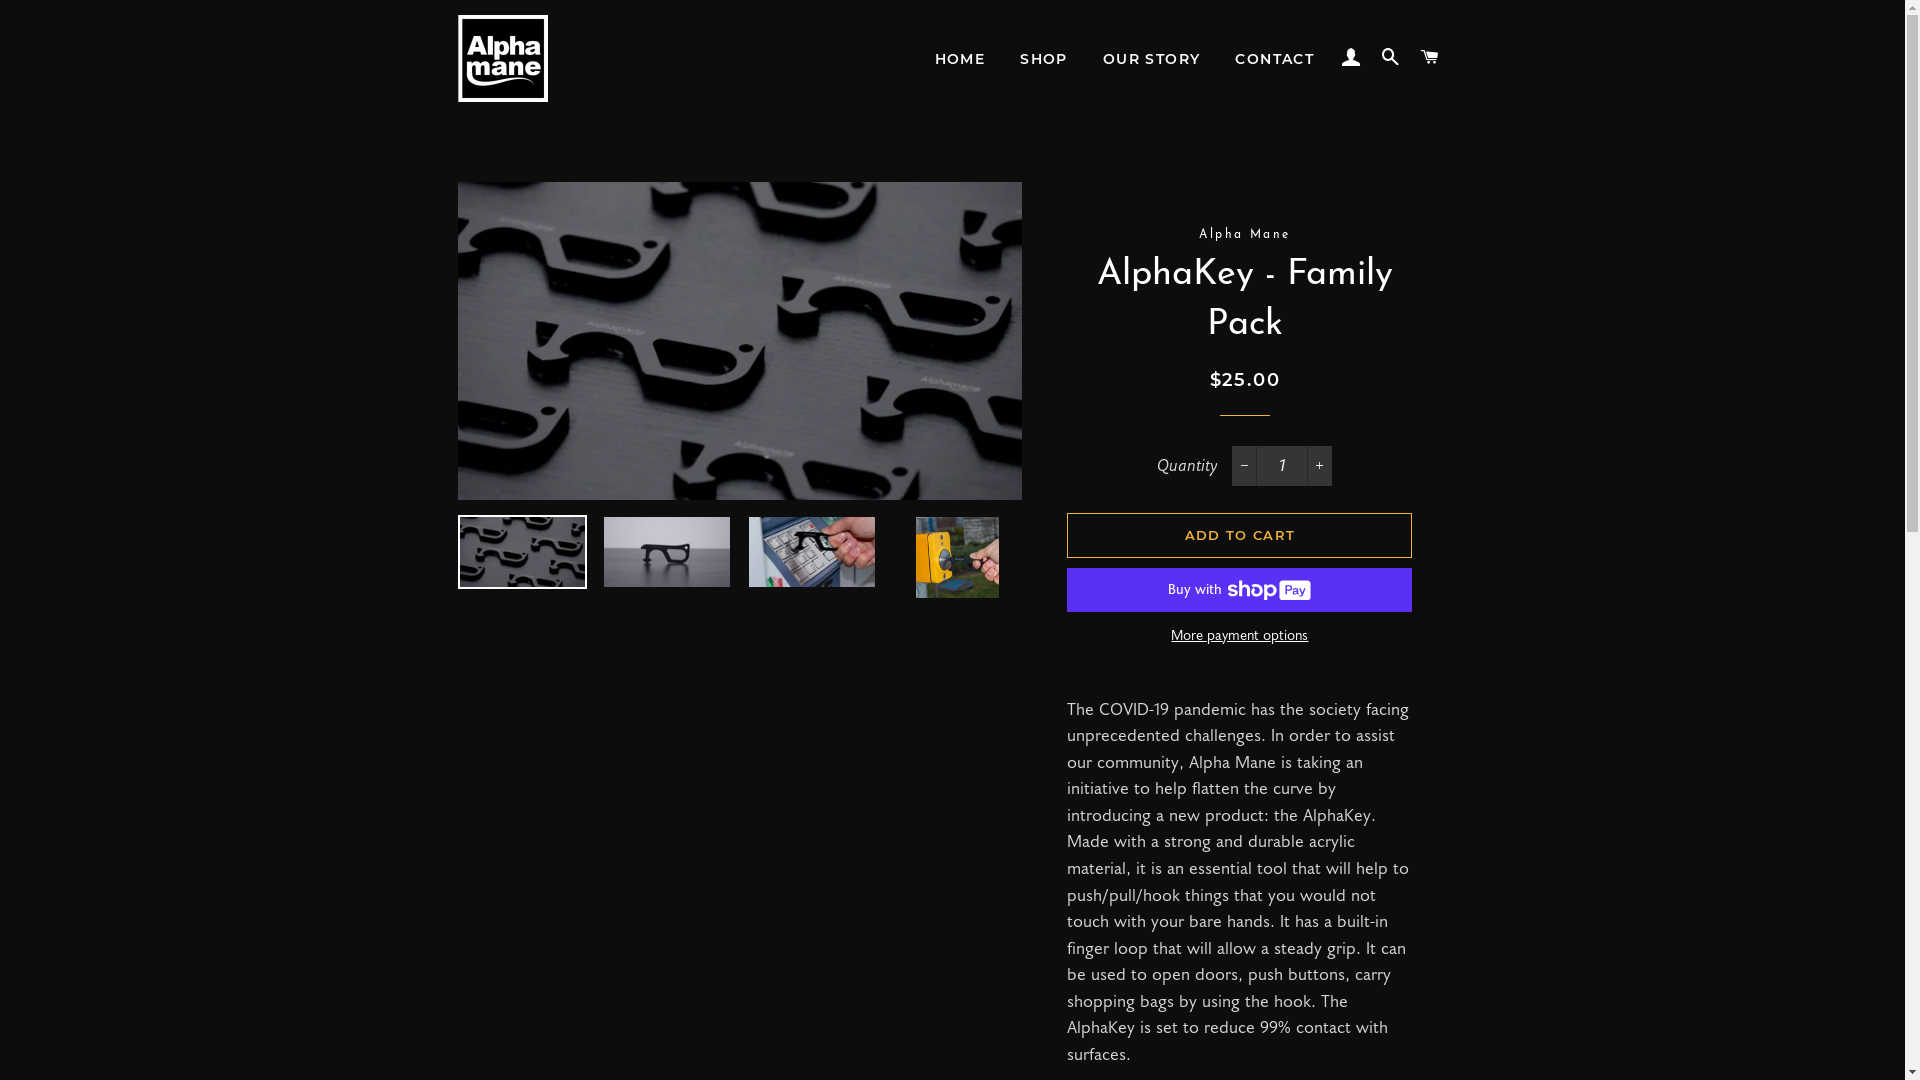 This screenshot has height=1080, width=1920. What do you see at coordinates (1429, 56) in the screenshot?
I see `'CART'` at bounding box center [1429, 56].